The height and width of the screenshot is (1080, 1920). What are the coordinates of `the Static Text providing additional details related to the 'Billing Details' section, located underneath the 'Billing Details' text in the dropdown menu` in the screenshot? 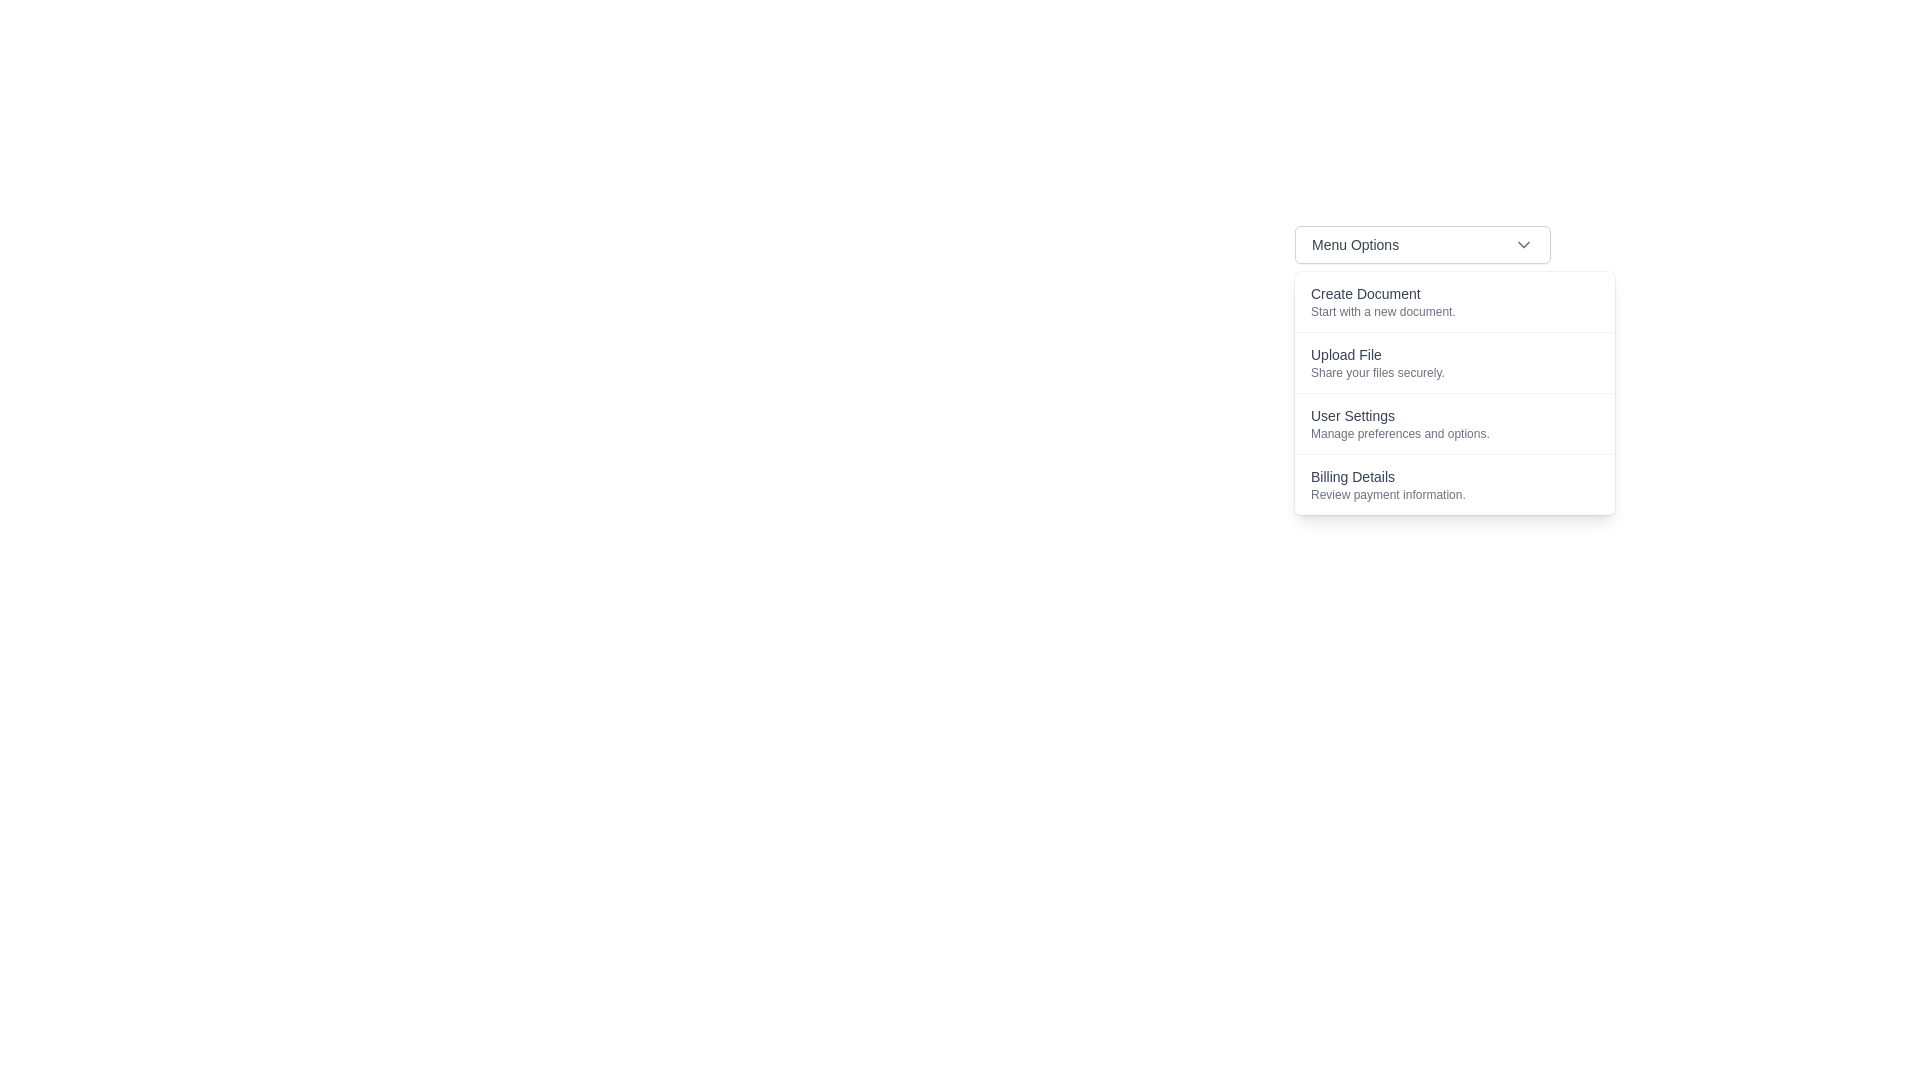 It's located at (1454, 494).